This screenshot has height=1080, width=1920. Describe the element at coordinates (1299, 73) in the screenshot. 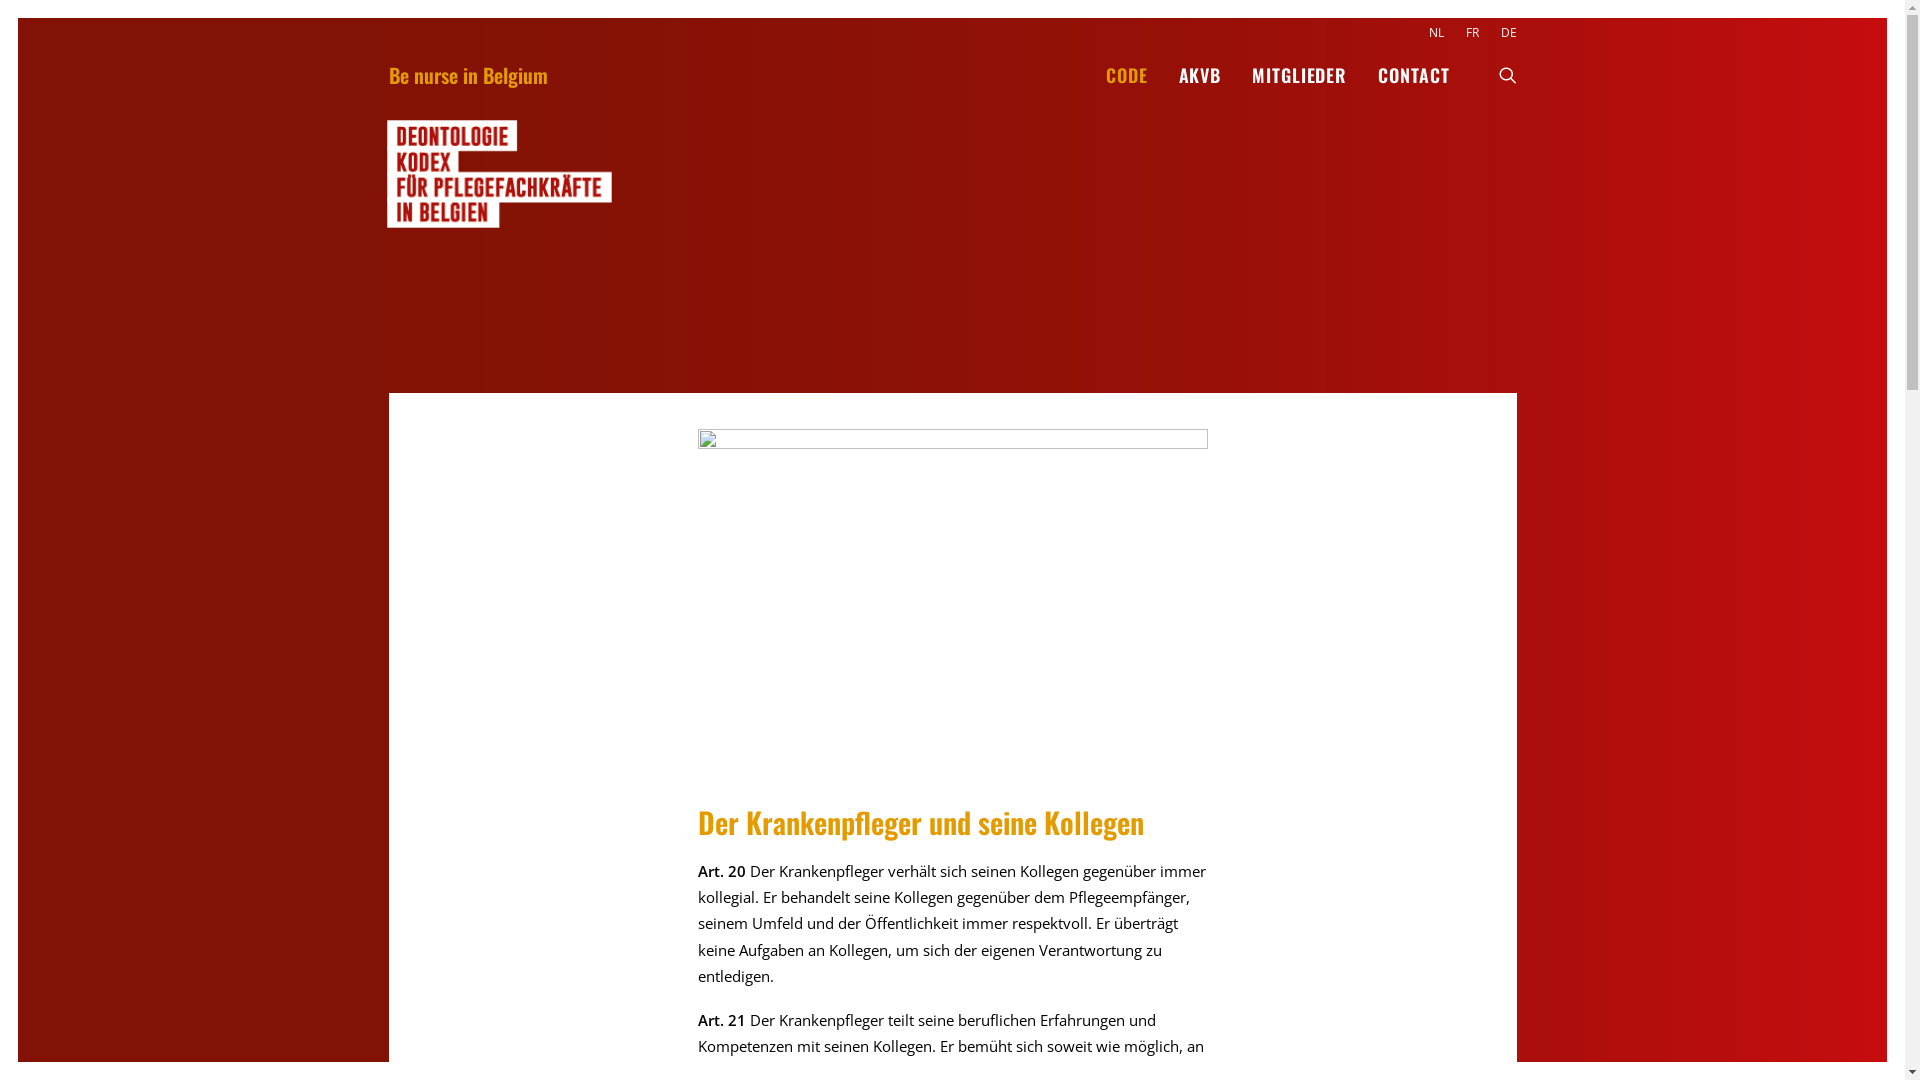

I see `'MITGLIEDER'` at that location.